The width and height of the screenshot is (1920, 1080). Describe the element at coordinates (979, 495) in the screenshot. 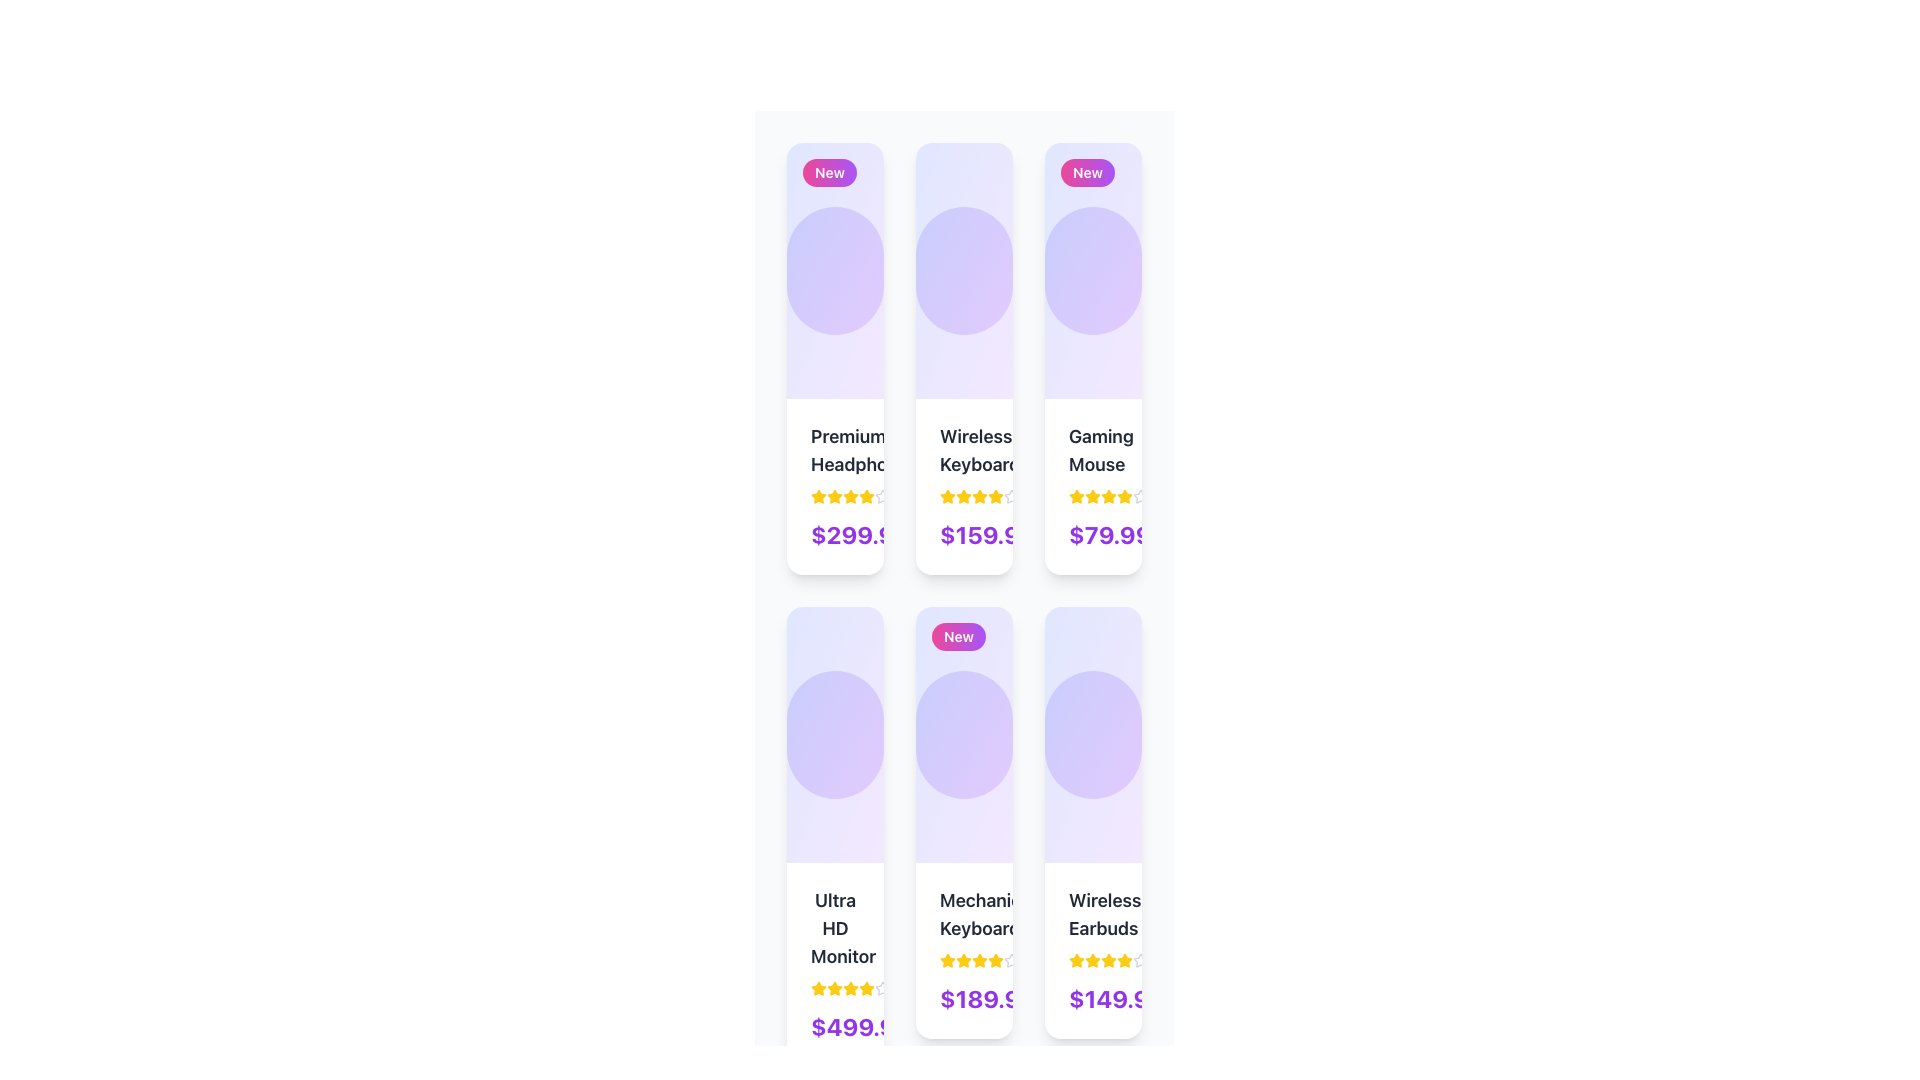

I see `the third star icon in the product rating system` at that location.